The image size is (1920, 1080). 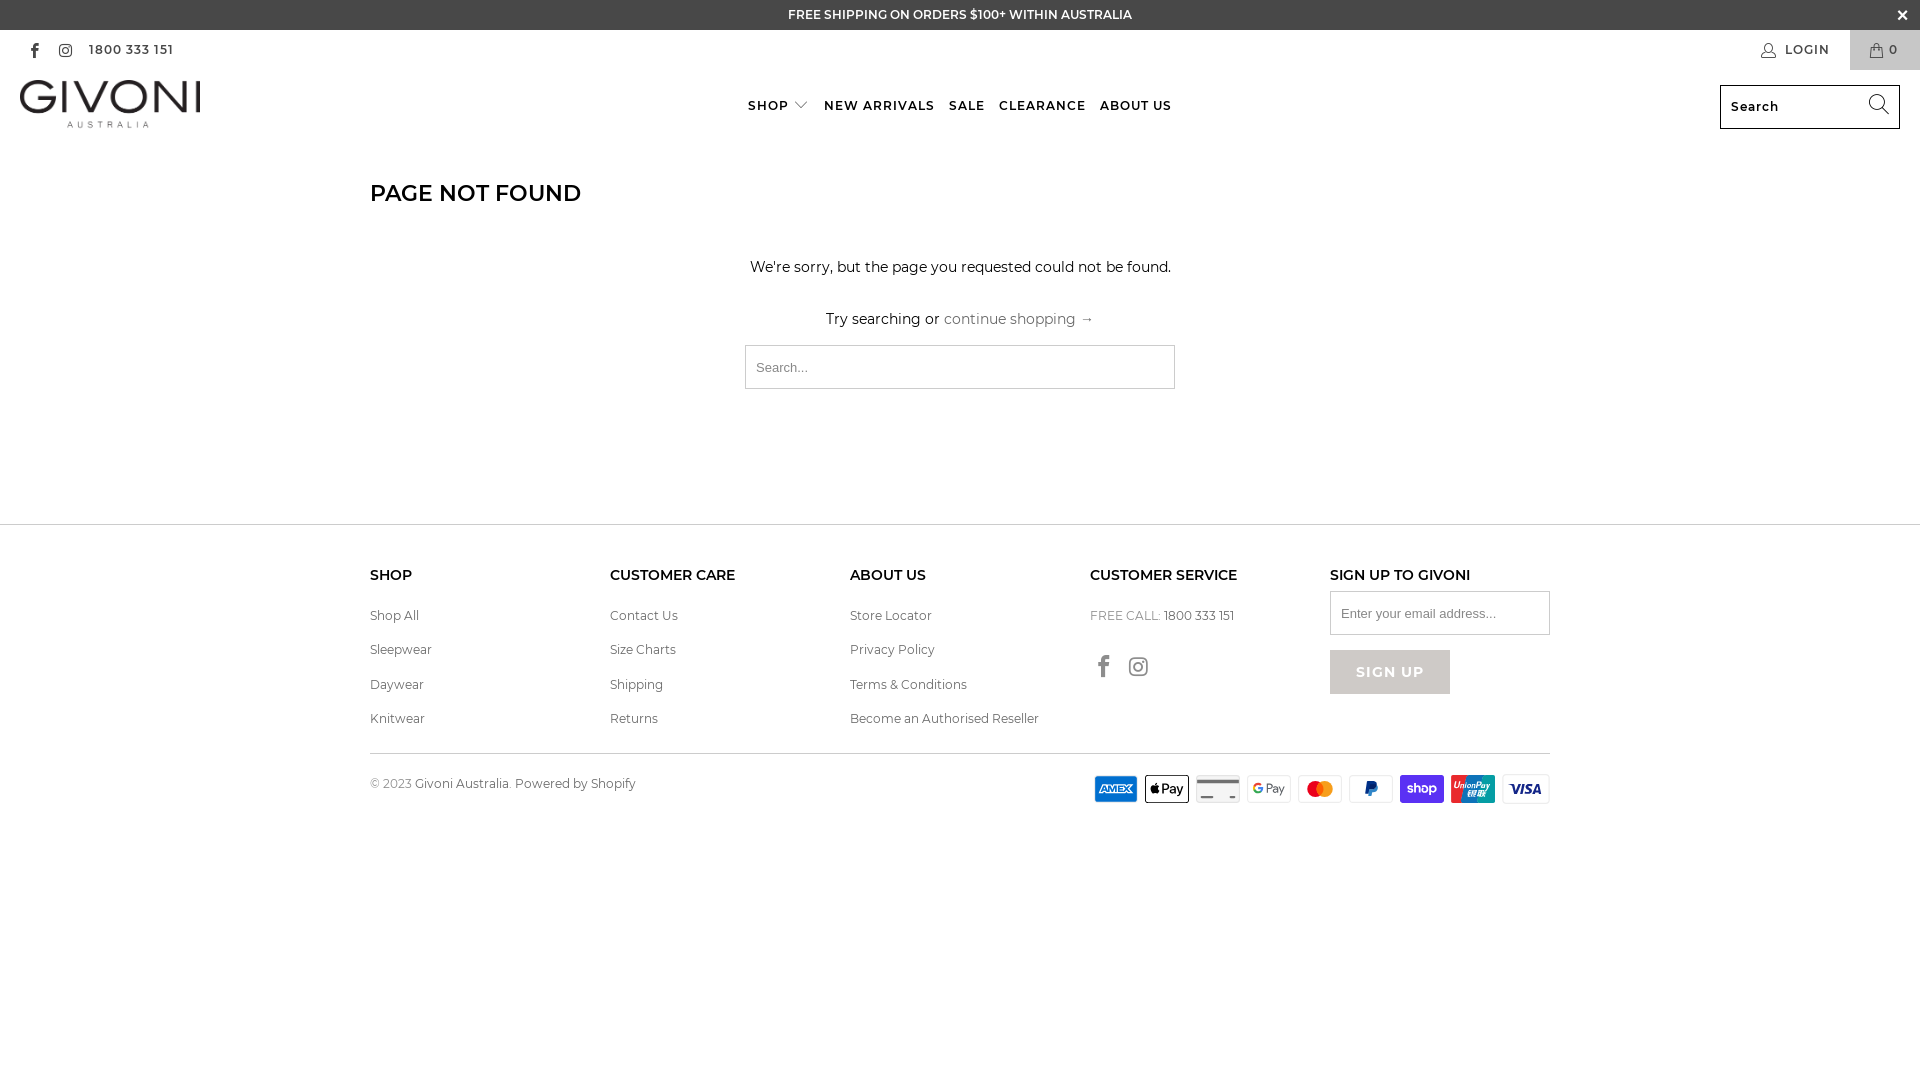 What do you see at coordinates (879, 106) in the screenshot?
I see `'NEW ARRIVALS'` at bounding box center [879, 106].